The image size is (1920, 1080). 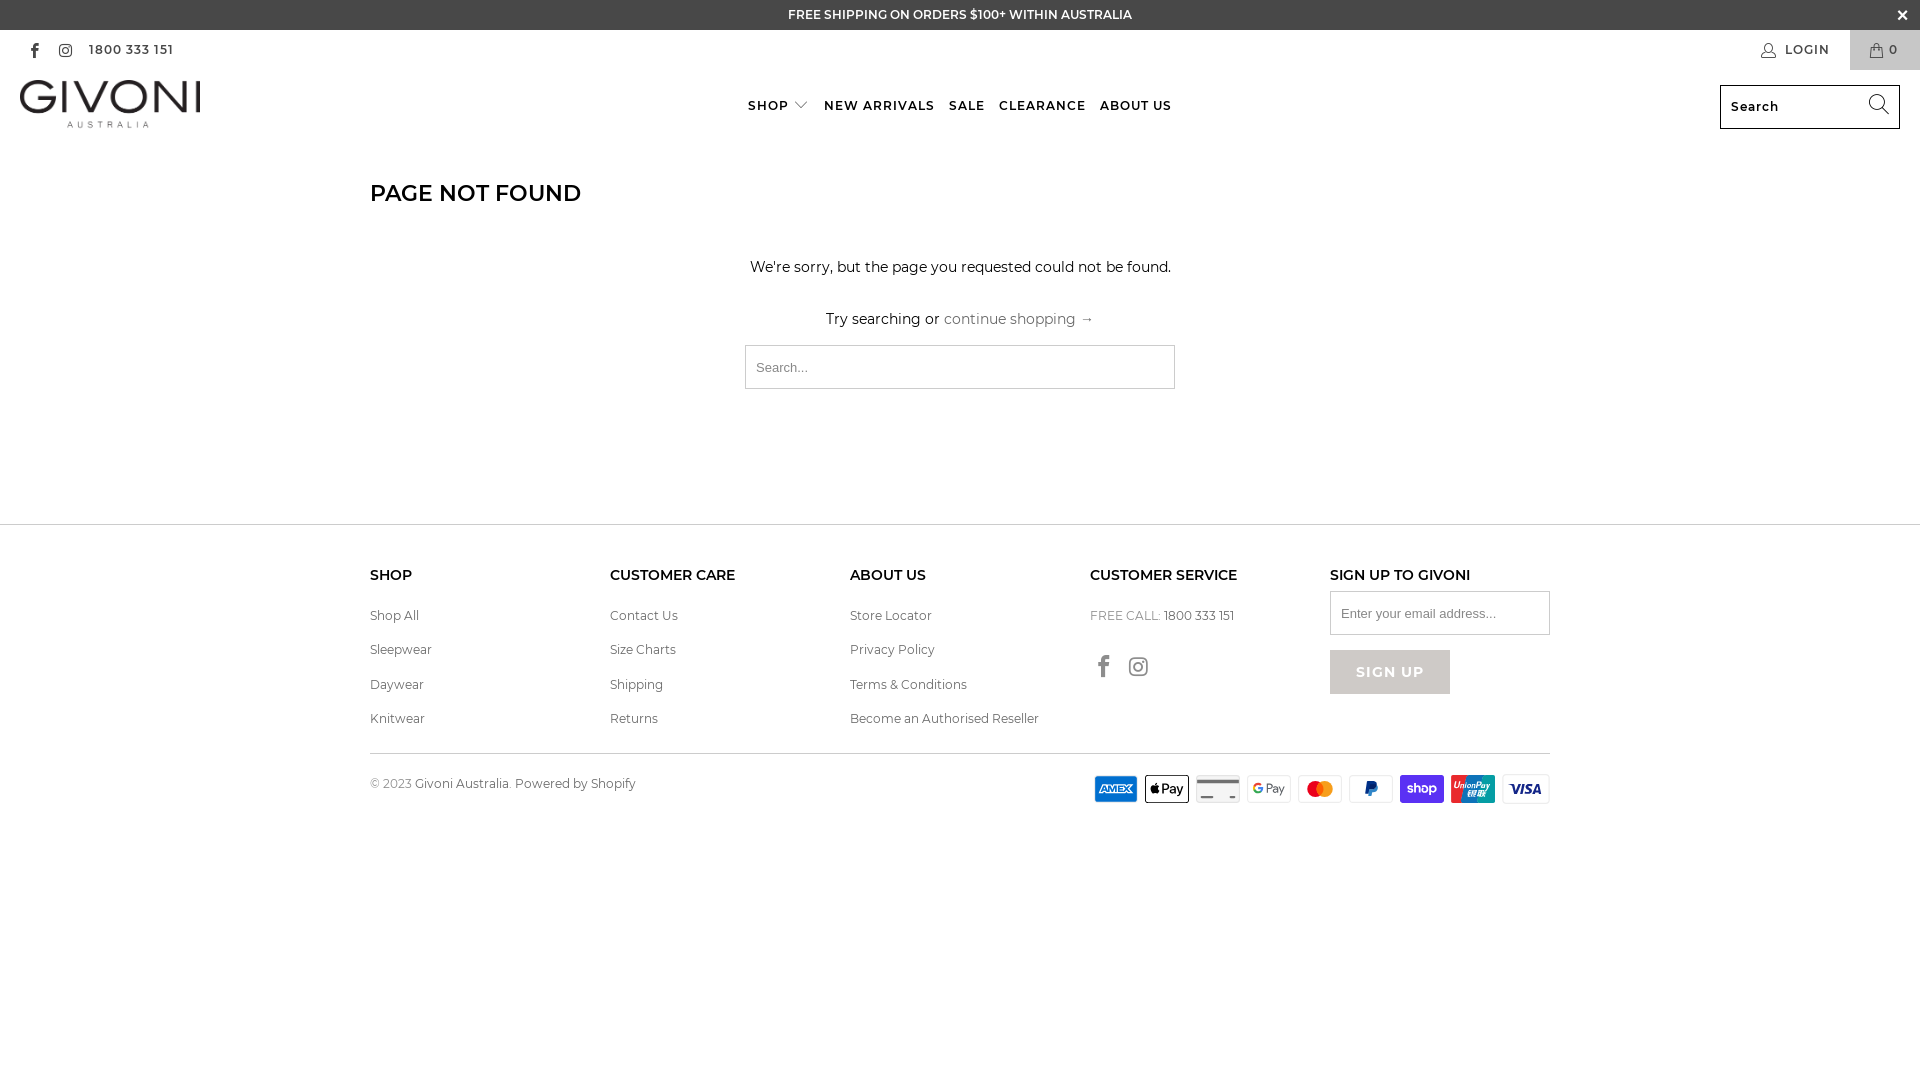 What do you see at coordinates (879, 106) in the screenshot?
I see `'NEW ARRIVALS'` at bounding box center [879, 106].